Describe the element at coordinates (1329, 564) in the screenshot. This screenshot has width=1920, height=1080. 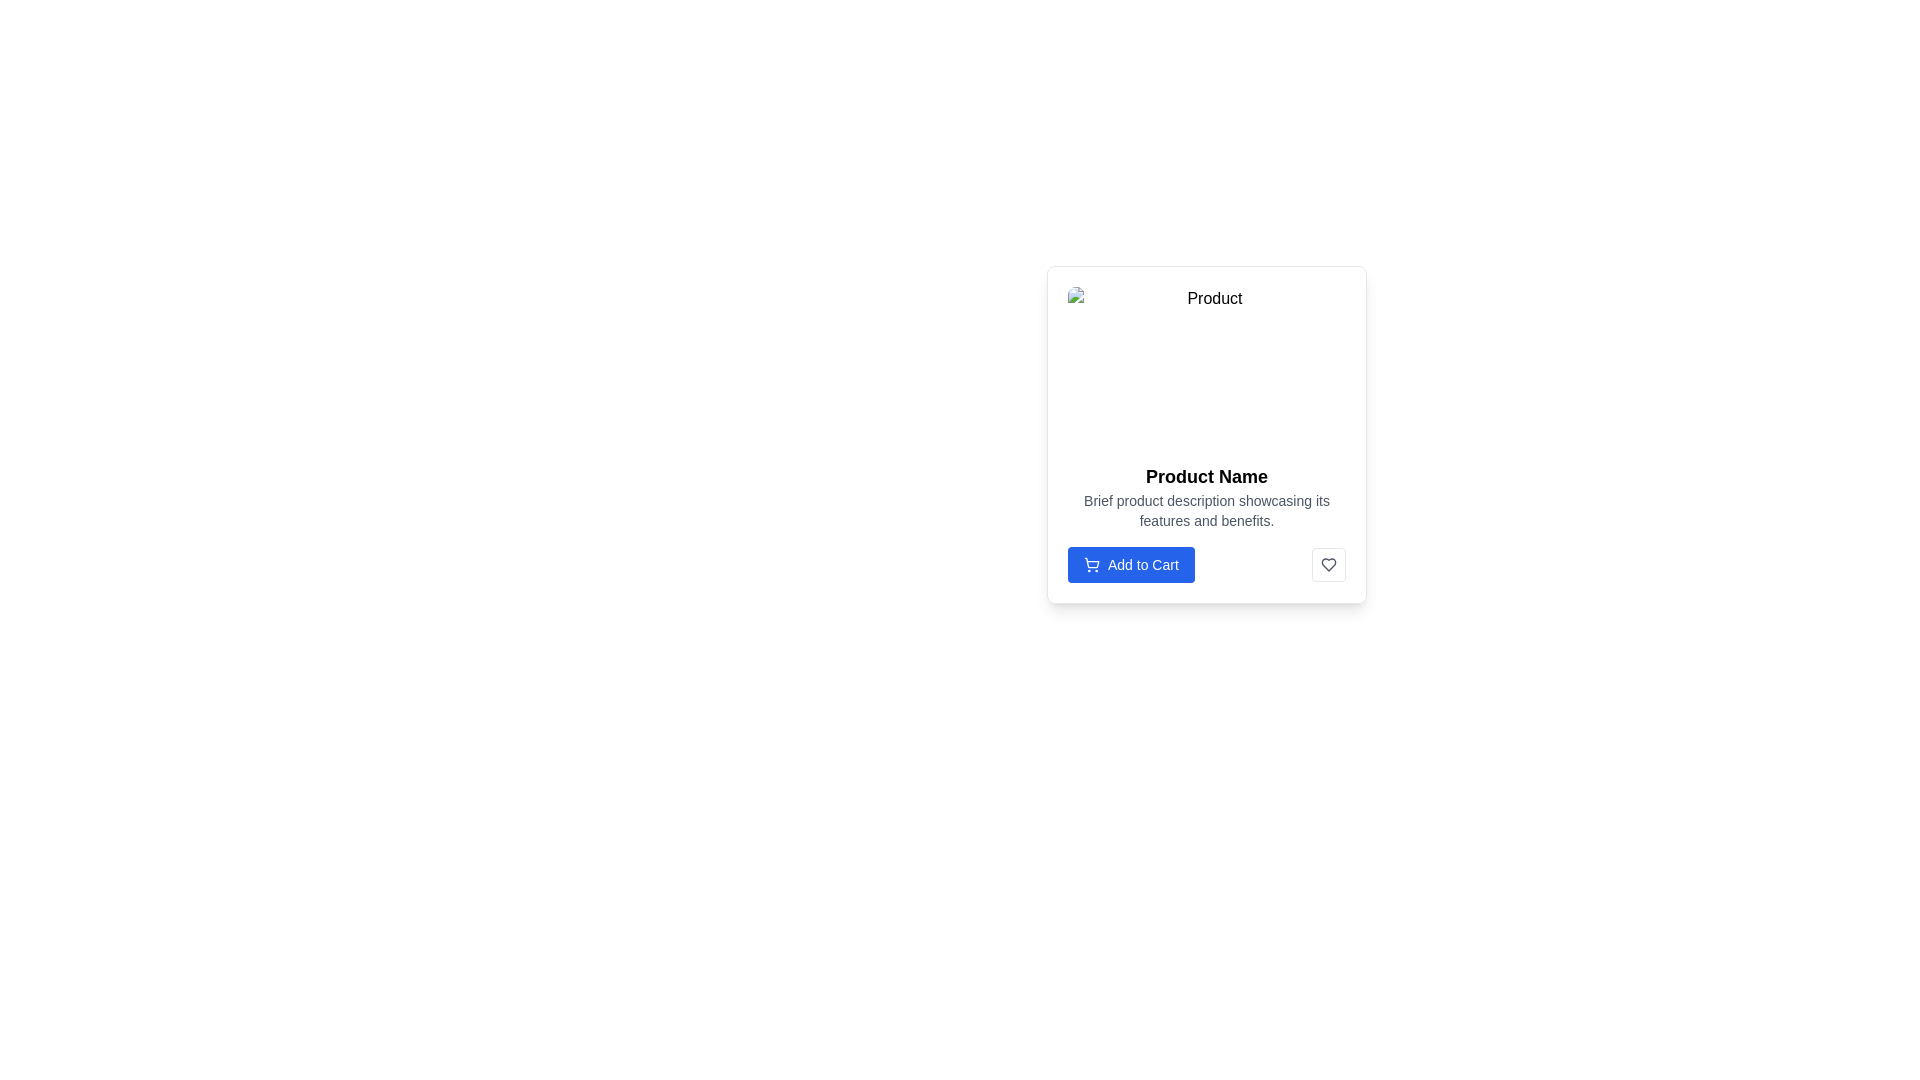
I see `the small, square button with a heart icon, which is located at the bottom right of the product description section` at that location.